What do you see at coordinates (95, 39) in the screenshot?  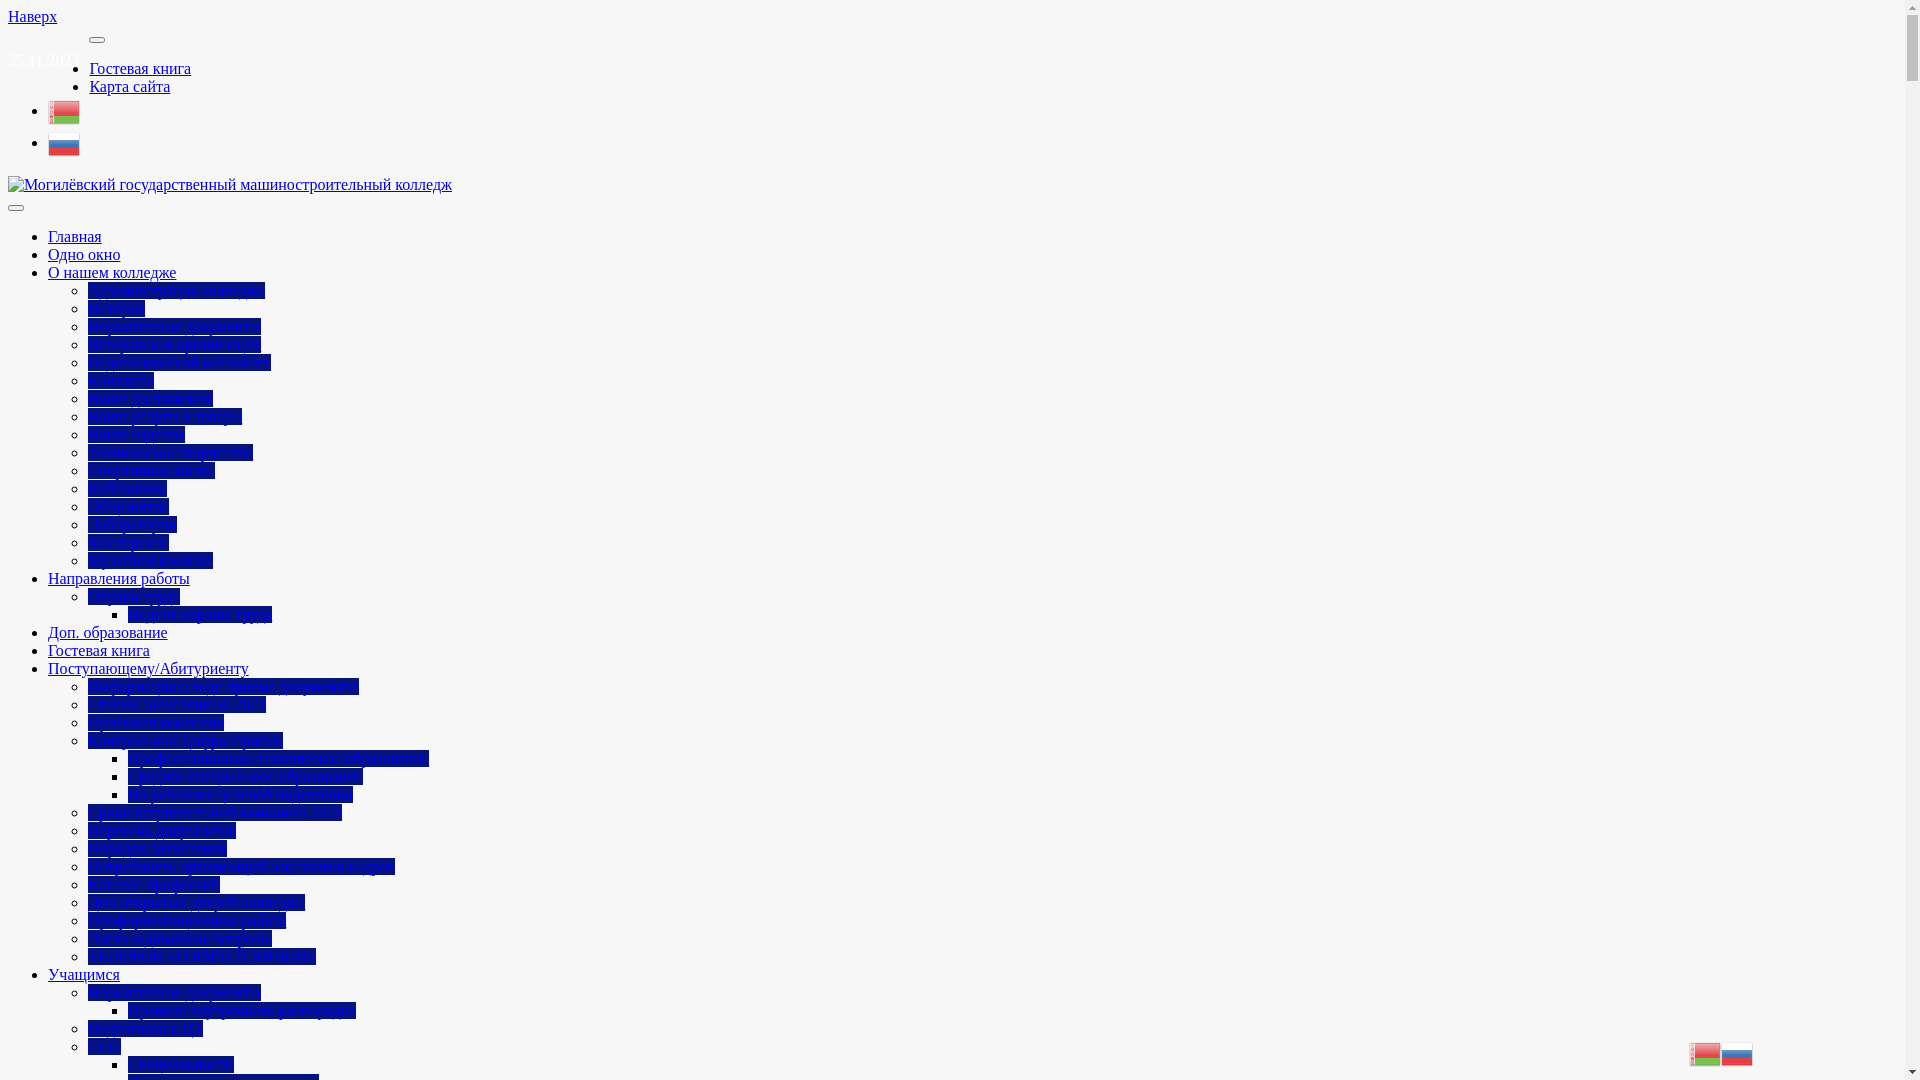 I see `'Toggle navigation'` at bounding box center [95, 39].